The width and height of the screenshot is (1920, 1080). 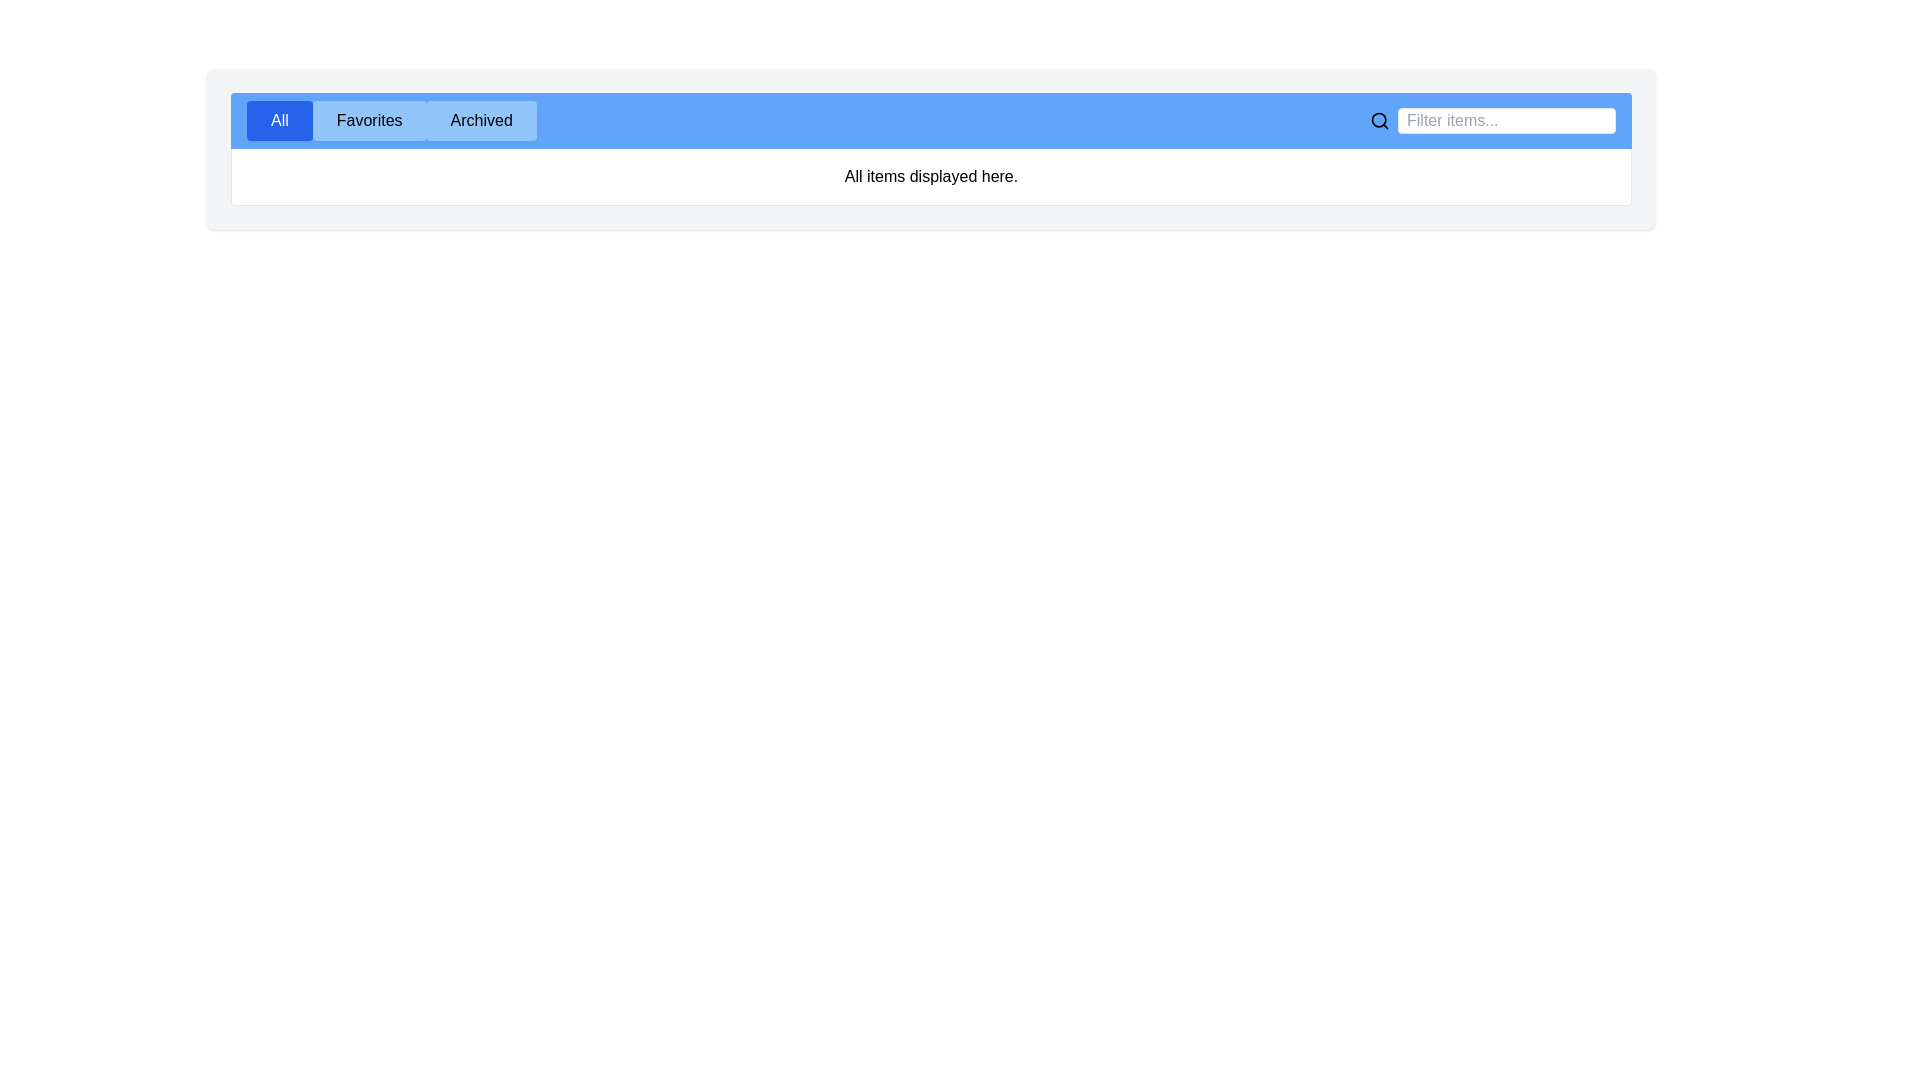 I want to click on the tab labeled Favorites to display its content, so click(x=369, y=120).